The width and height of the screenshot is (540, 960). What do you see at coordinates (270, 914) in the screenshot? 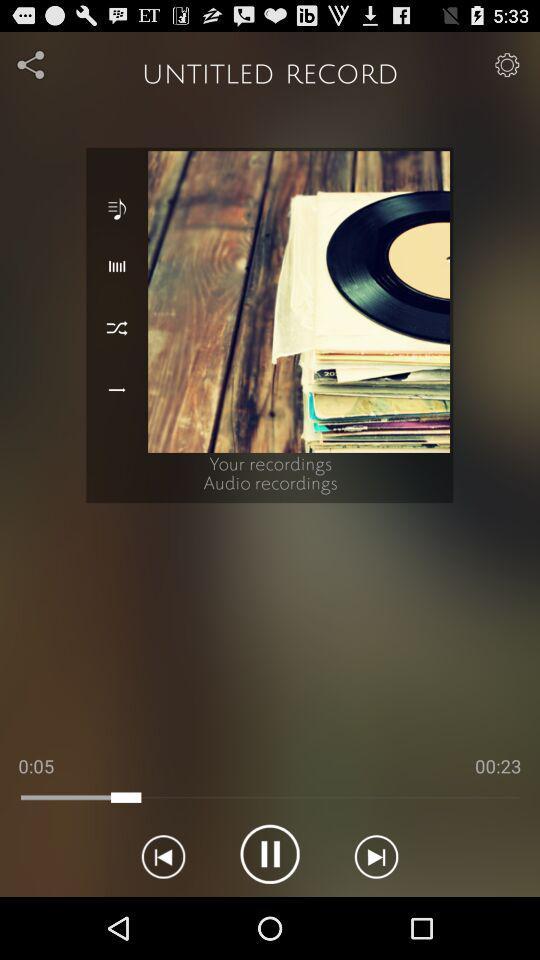
I see `the pause icon` at bounding box center [270, 914].